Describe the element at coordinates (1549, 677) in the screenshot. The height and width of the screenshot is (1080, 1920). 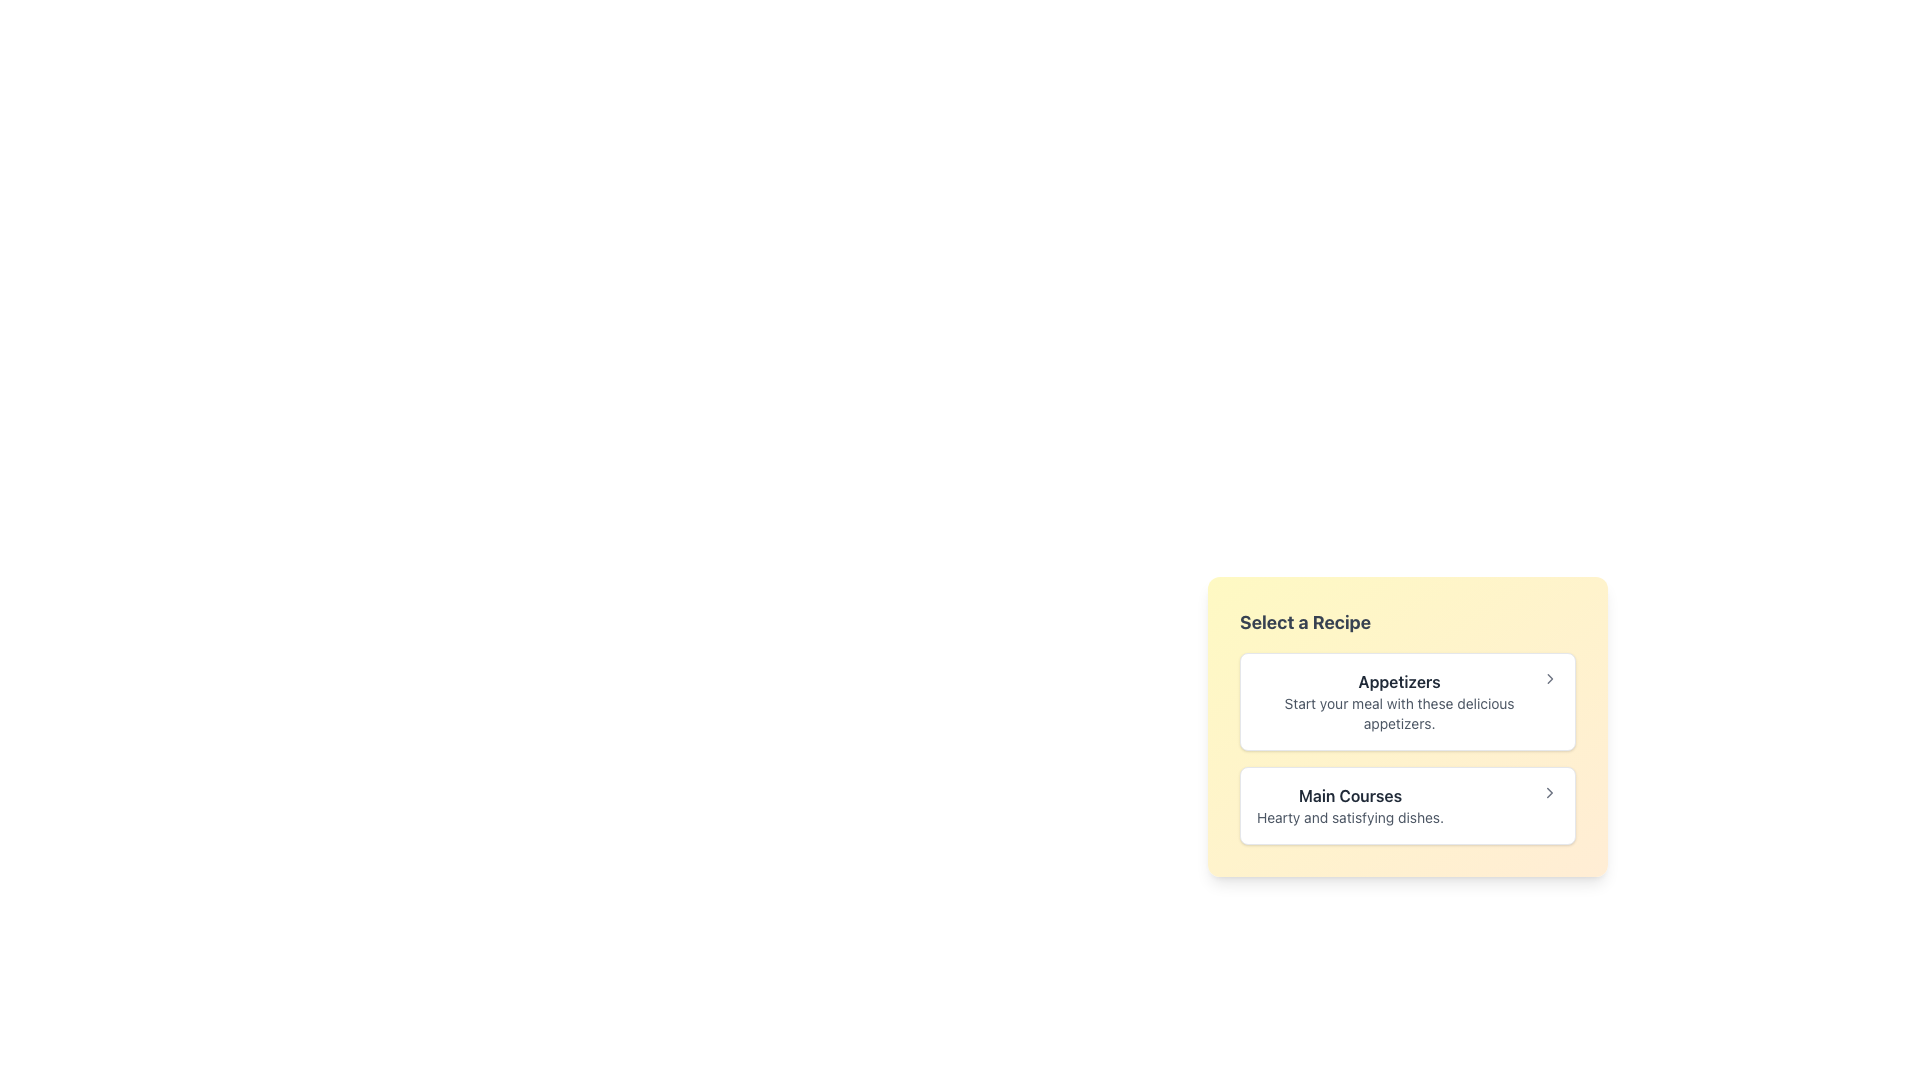
I see `the chevron icon located in the top-right of the 'Appetizers' menu option` at that location.